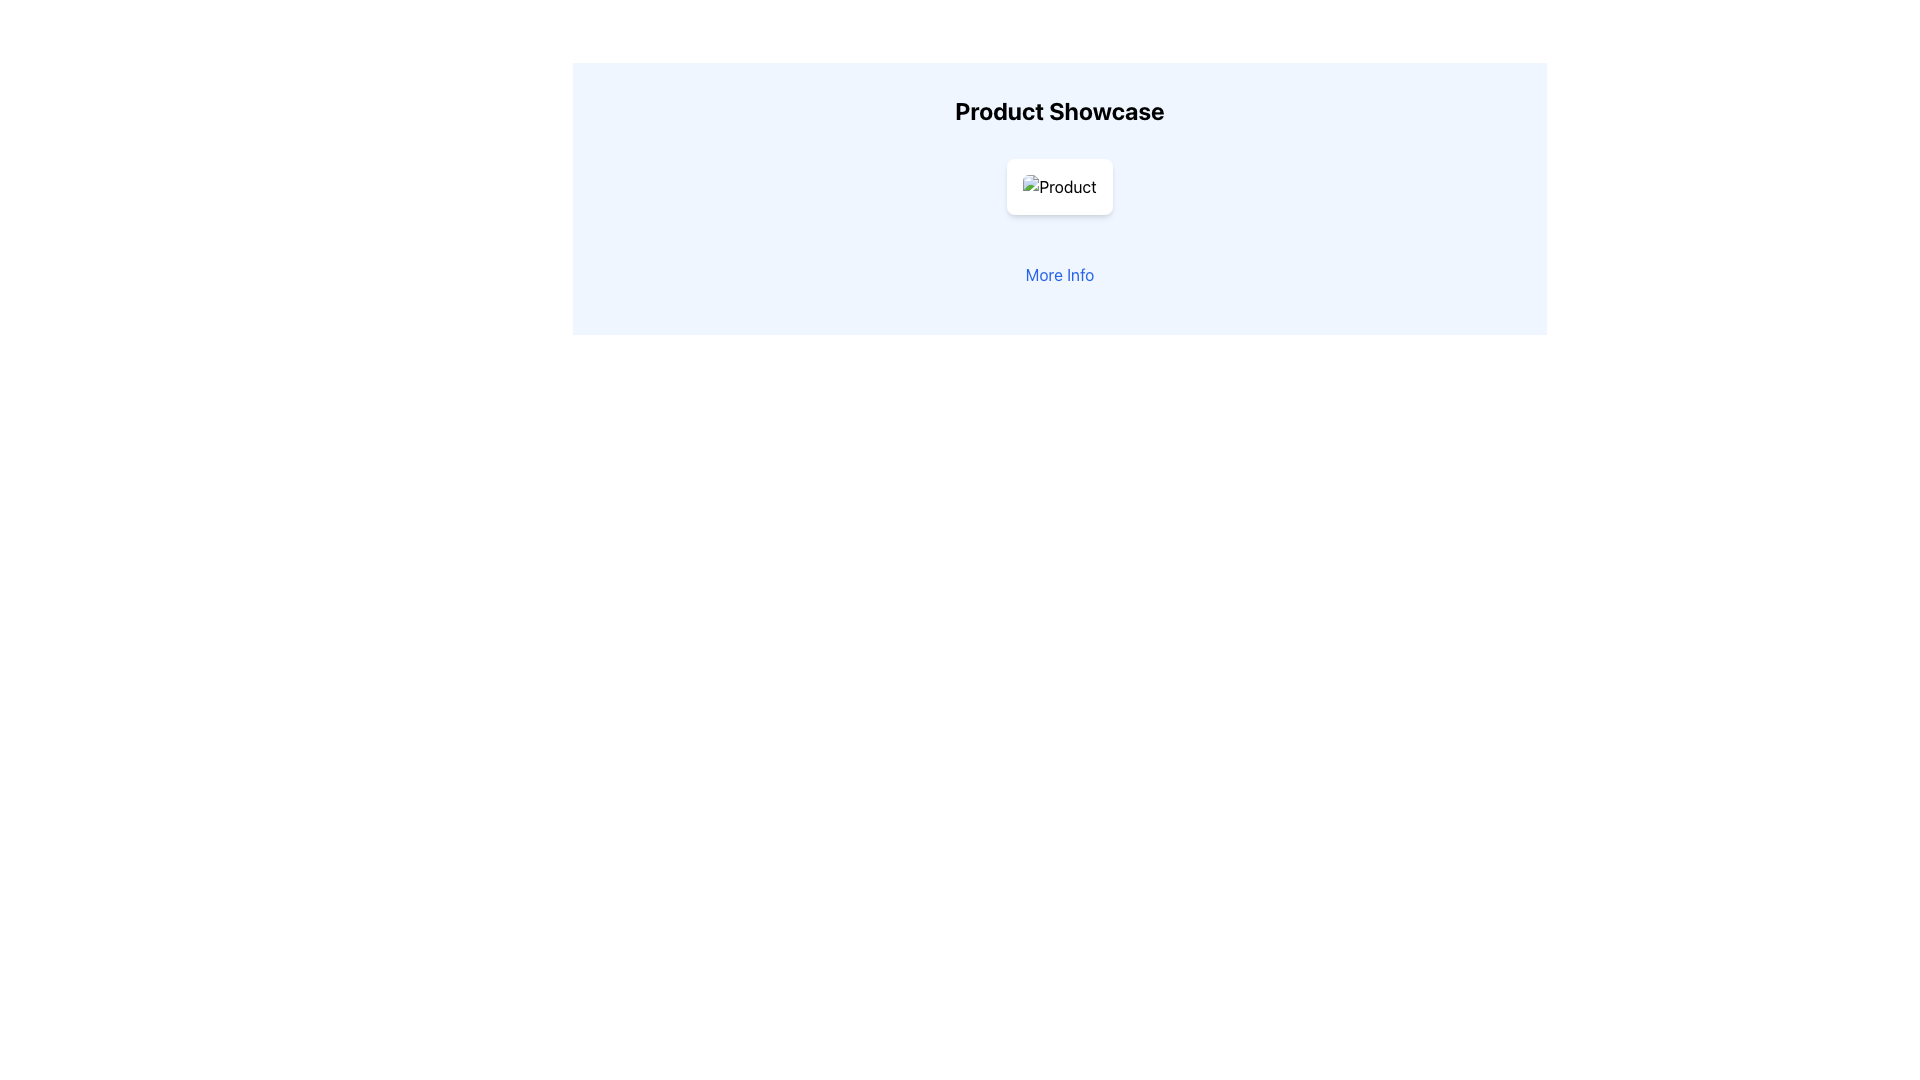 The width and height of the screenshot is (1920, 1080). What do you see at coordinates (1040, 181) in the screenshot?
I see `the 'favorite' SVG icon within the circular button located below the 'Product Showcase' title` at bounding box center [1040, 181].